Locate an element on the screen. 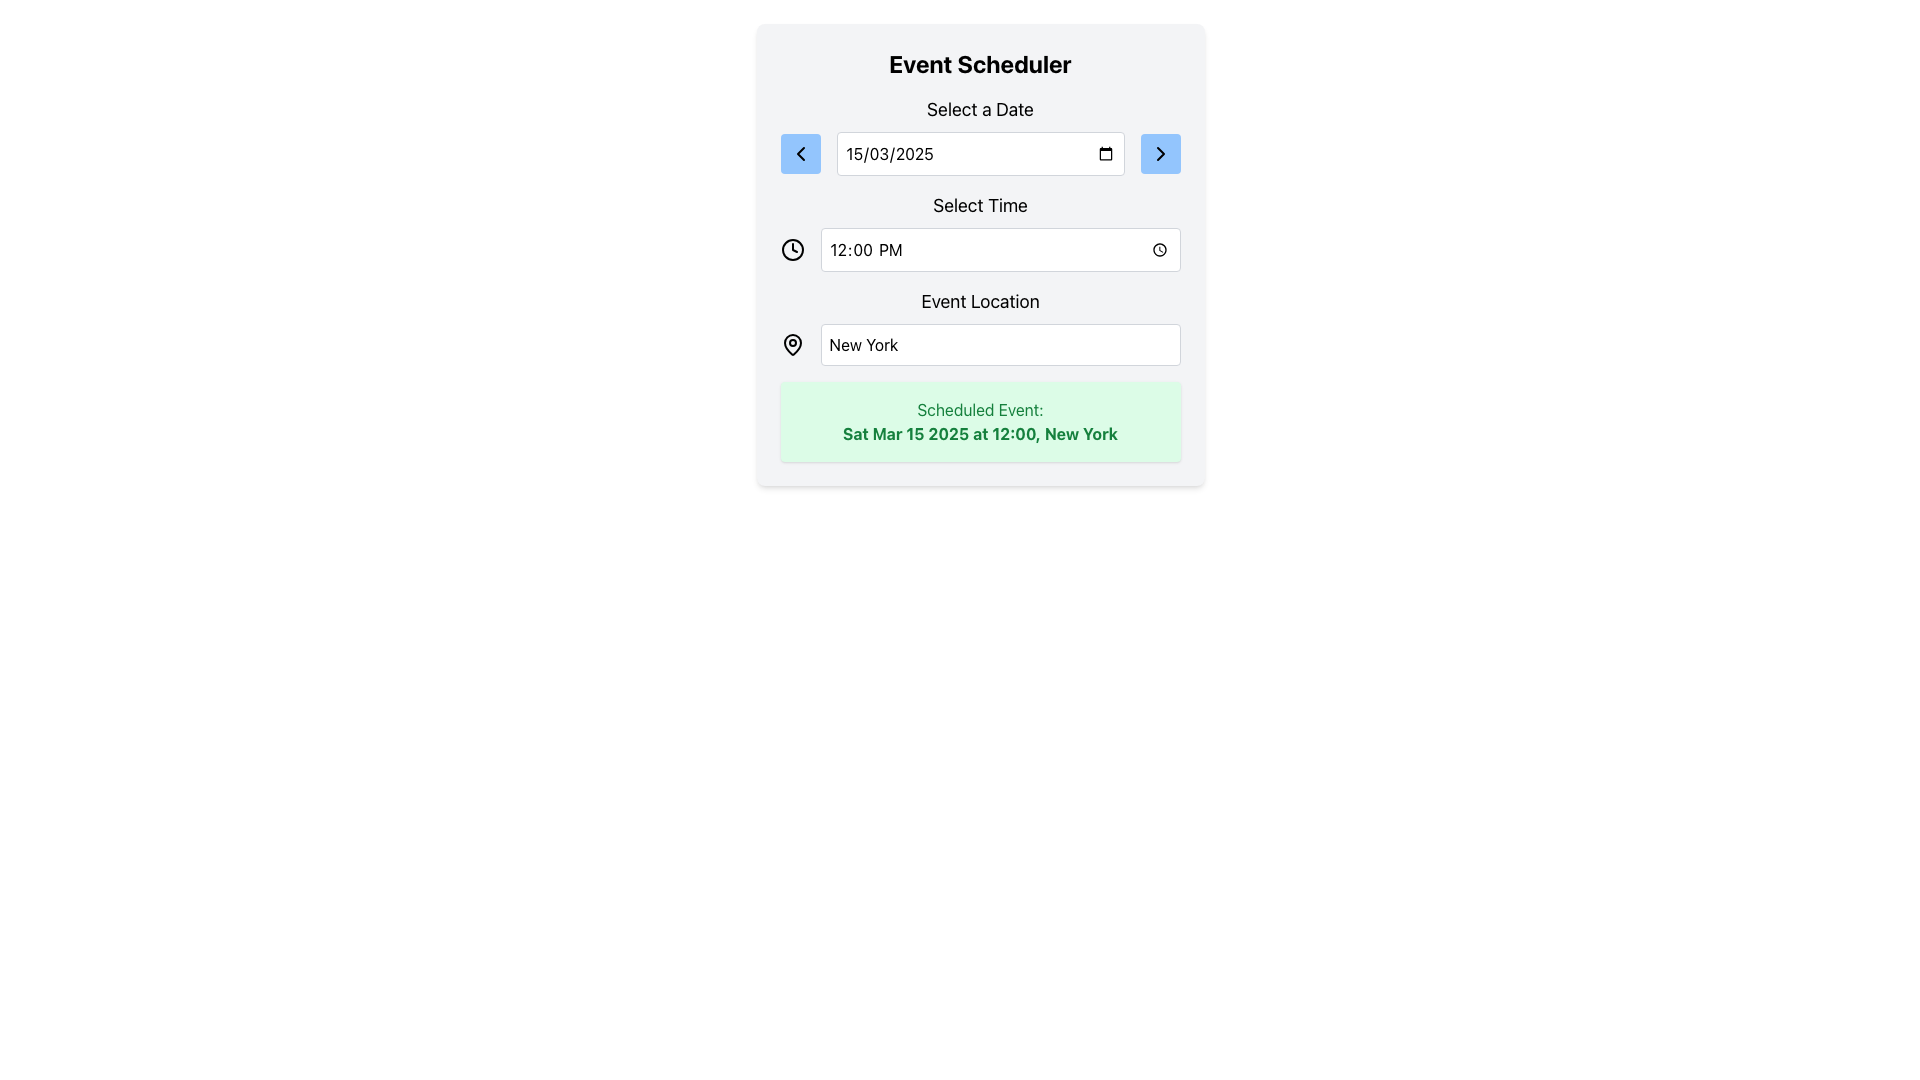  the right-facing chevron icon within the button is located at coordinates (1160, 153).